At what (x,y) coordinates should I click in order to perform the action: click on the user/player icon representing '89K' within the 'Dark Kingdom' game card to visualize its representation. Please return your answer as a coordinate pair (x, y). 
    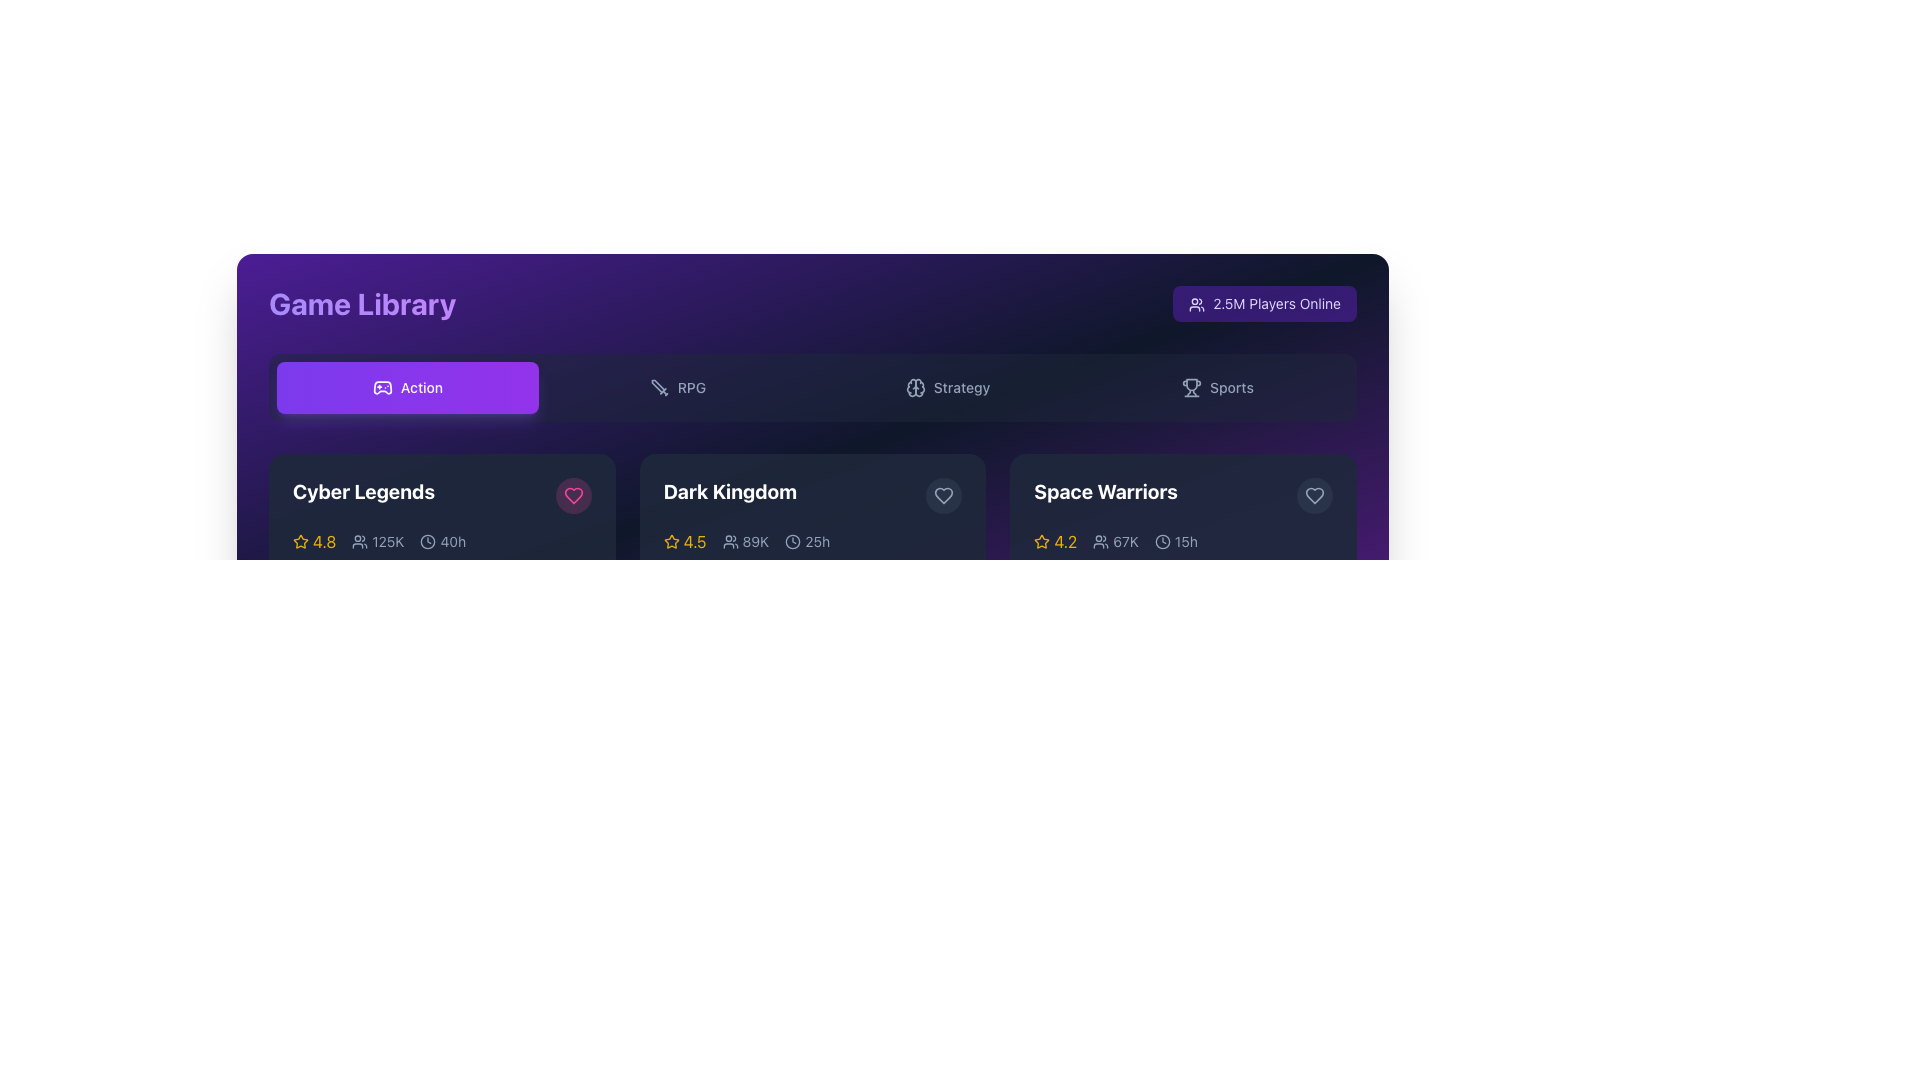
    Looking at the image, I should click on (729, 542).